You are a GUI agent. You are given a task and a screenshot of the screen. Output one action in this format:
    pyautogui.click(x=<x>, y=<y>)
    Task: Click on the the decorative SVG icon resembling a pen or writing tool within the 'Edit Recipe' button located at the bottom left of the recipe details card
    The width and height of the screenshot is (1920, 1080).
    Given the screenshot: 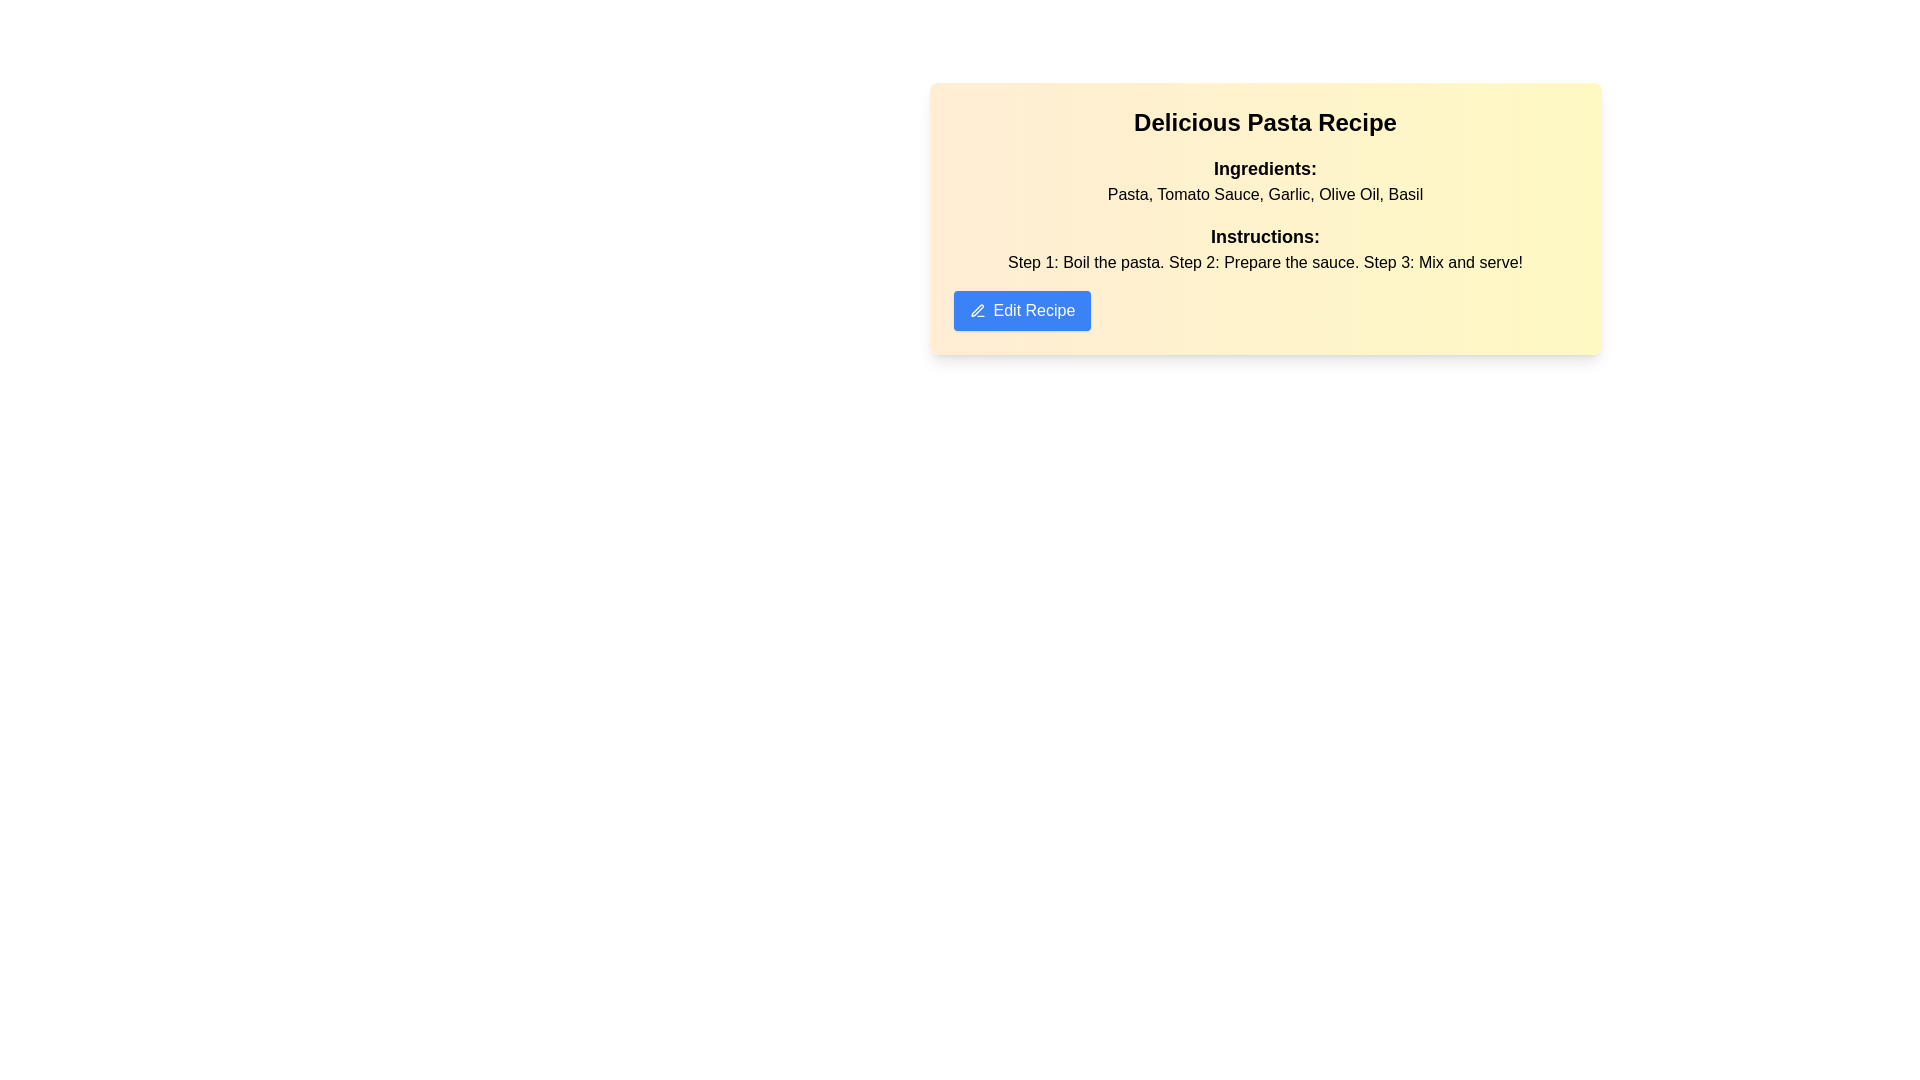 What is the action you would take?
    pyautogui.click(x=977, y=310)
    